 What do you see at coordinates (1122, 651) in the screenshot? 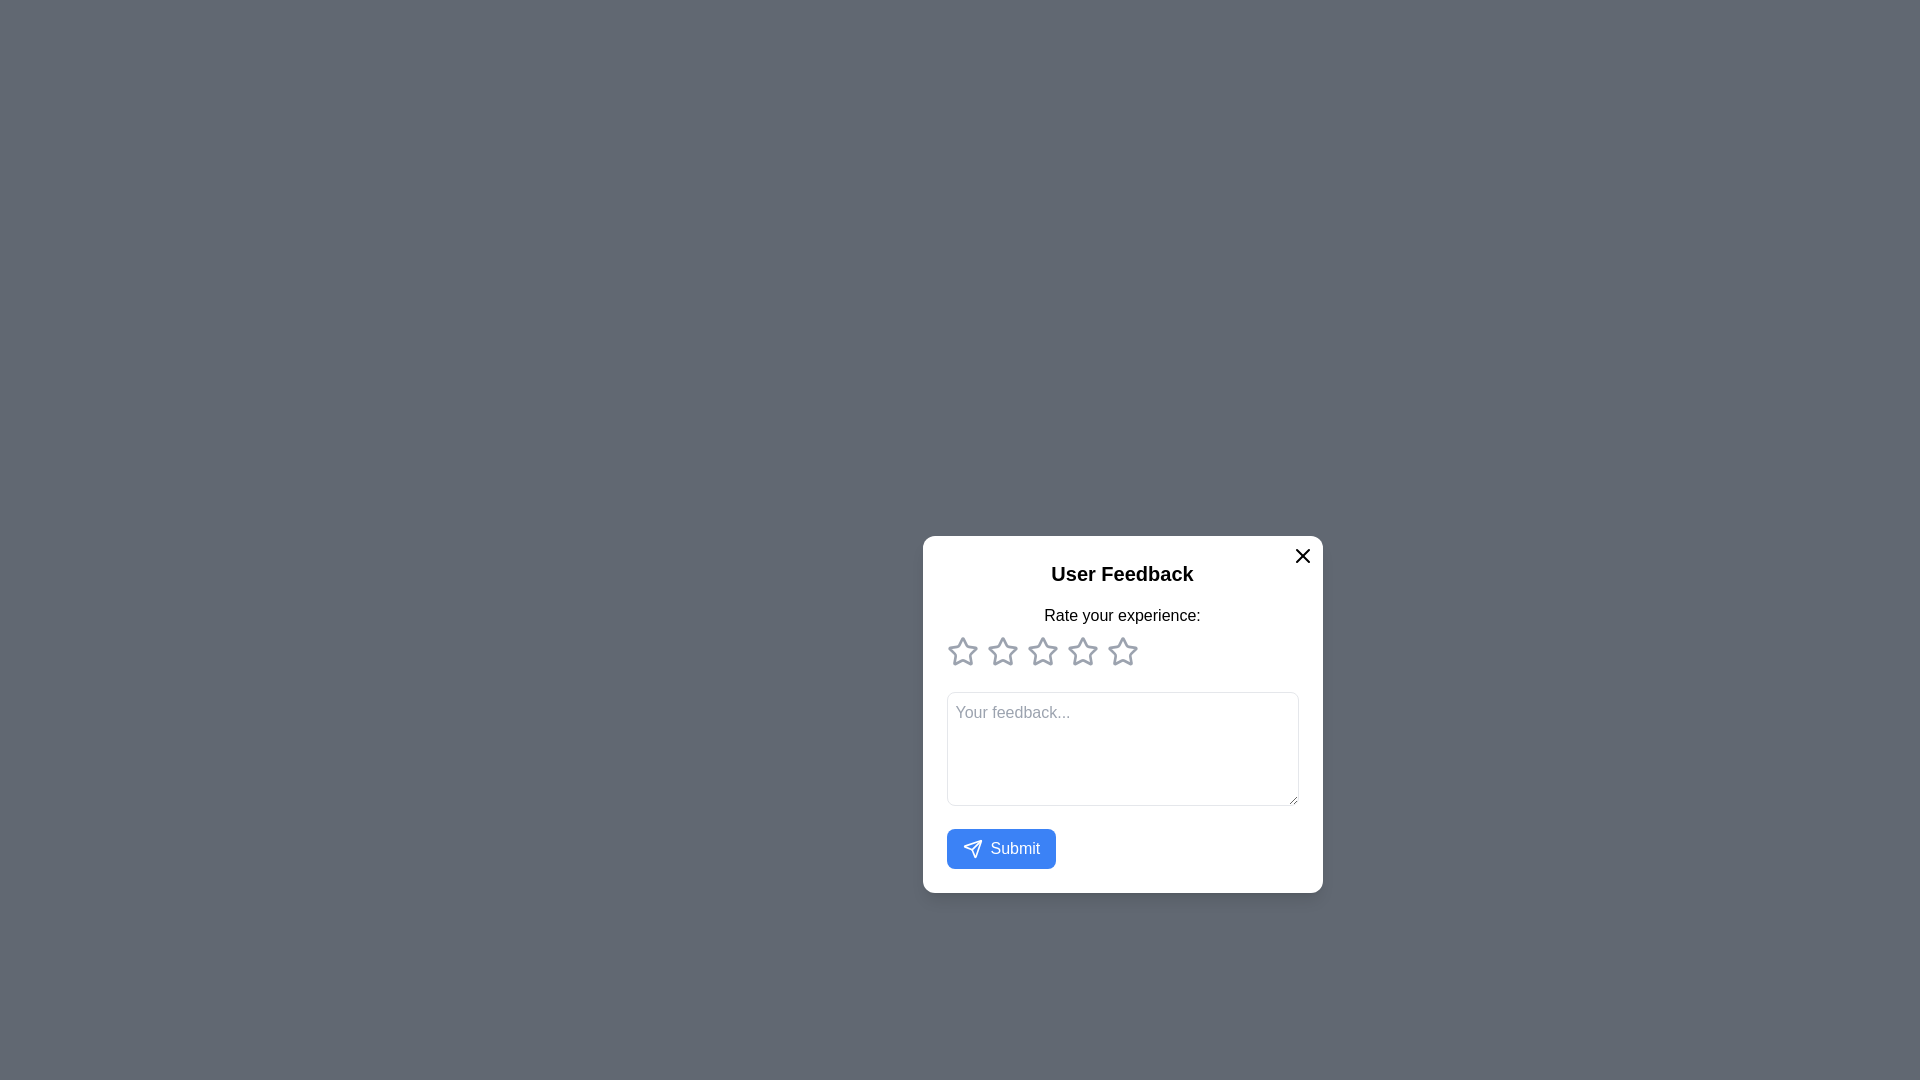
I see `the fifth interactive rating star icon in the feedback modal for customization` at bounding box center [1122, 651].